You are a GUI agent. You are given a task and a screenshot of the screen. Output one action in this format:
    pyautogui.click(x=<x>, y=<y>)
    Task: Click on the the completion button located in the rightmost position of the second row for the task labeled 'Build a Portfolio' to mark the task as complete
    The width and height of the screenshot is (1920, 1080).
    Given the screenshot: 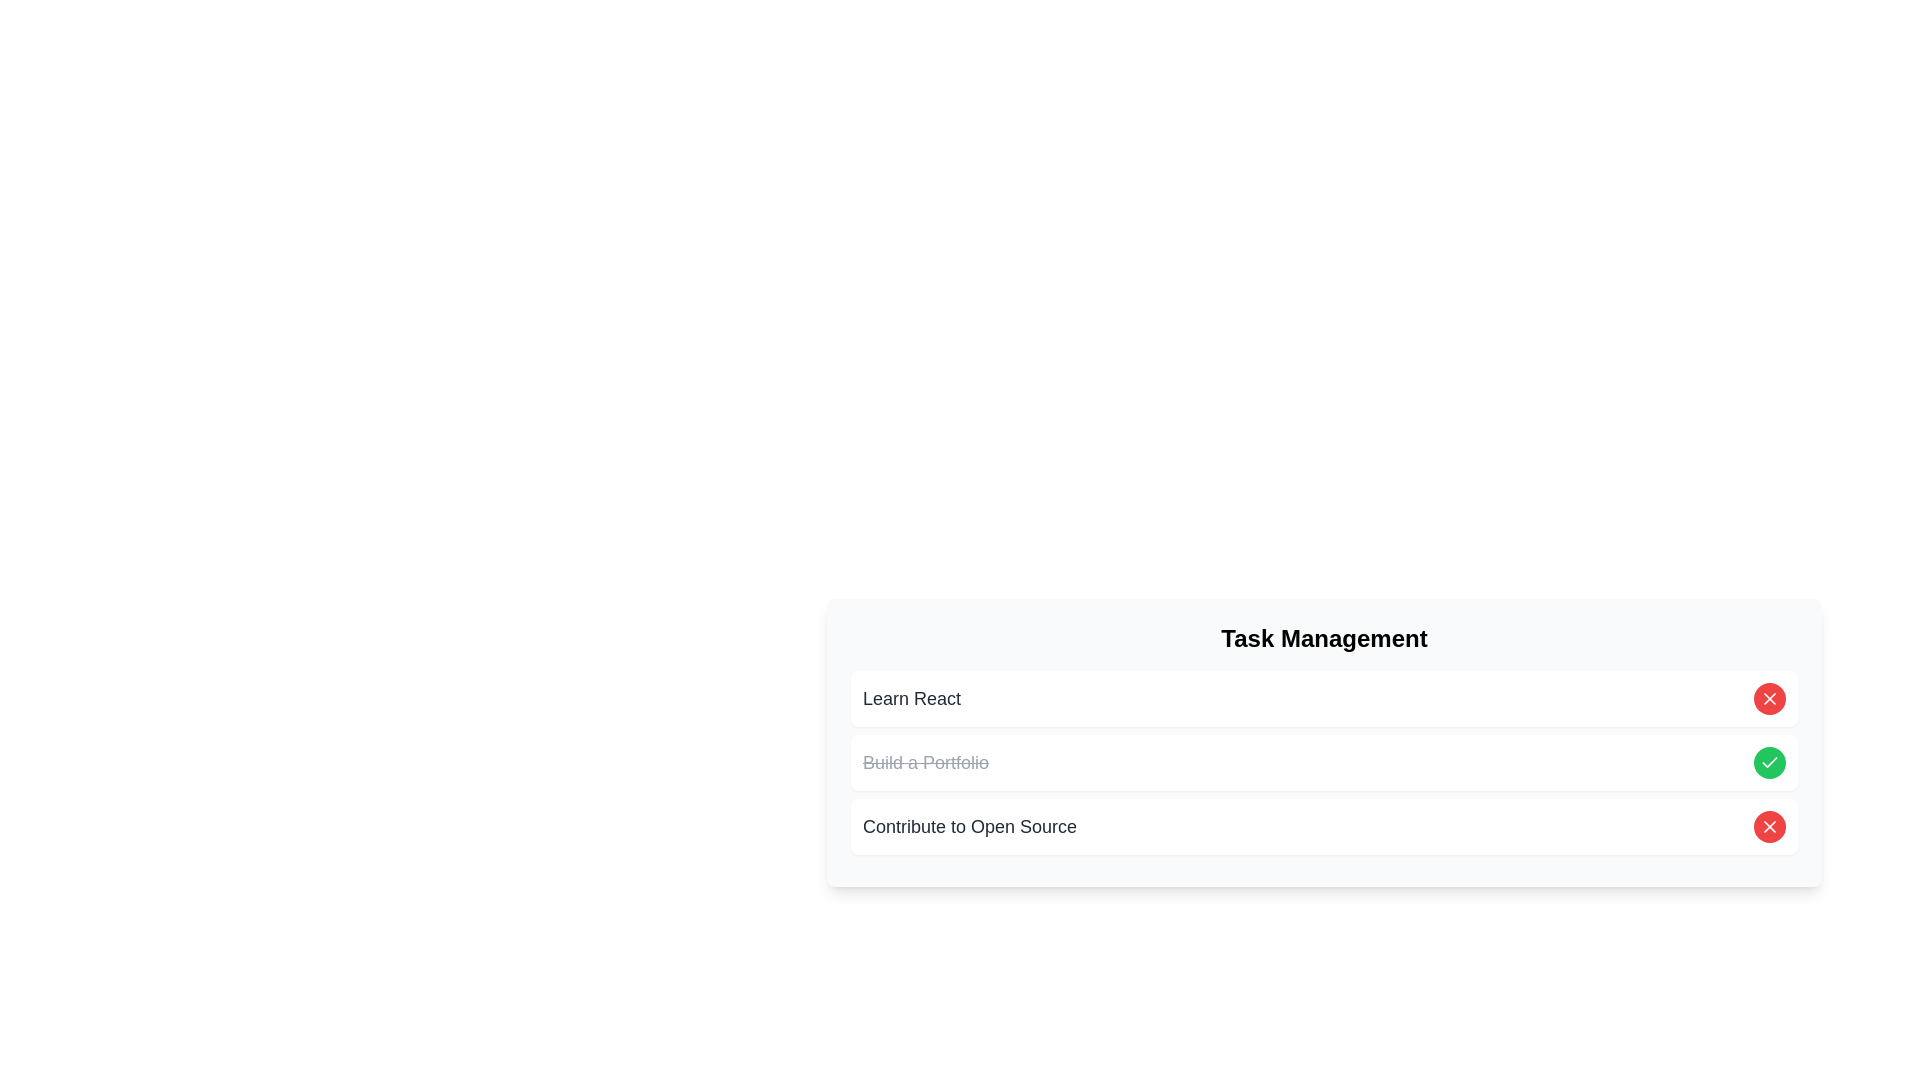 What is the action you would take?
    pyautogui.click(x=1770, y=763)
    